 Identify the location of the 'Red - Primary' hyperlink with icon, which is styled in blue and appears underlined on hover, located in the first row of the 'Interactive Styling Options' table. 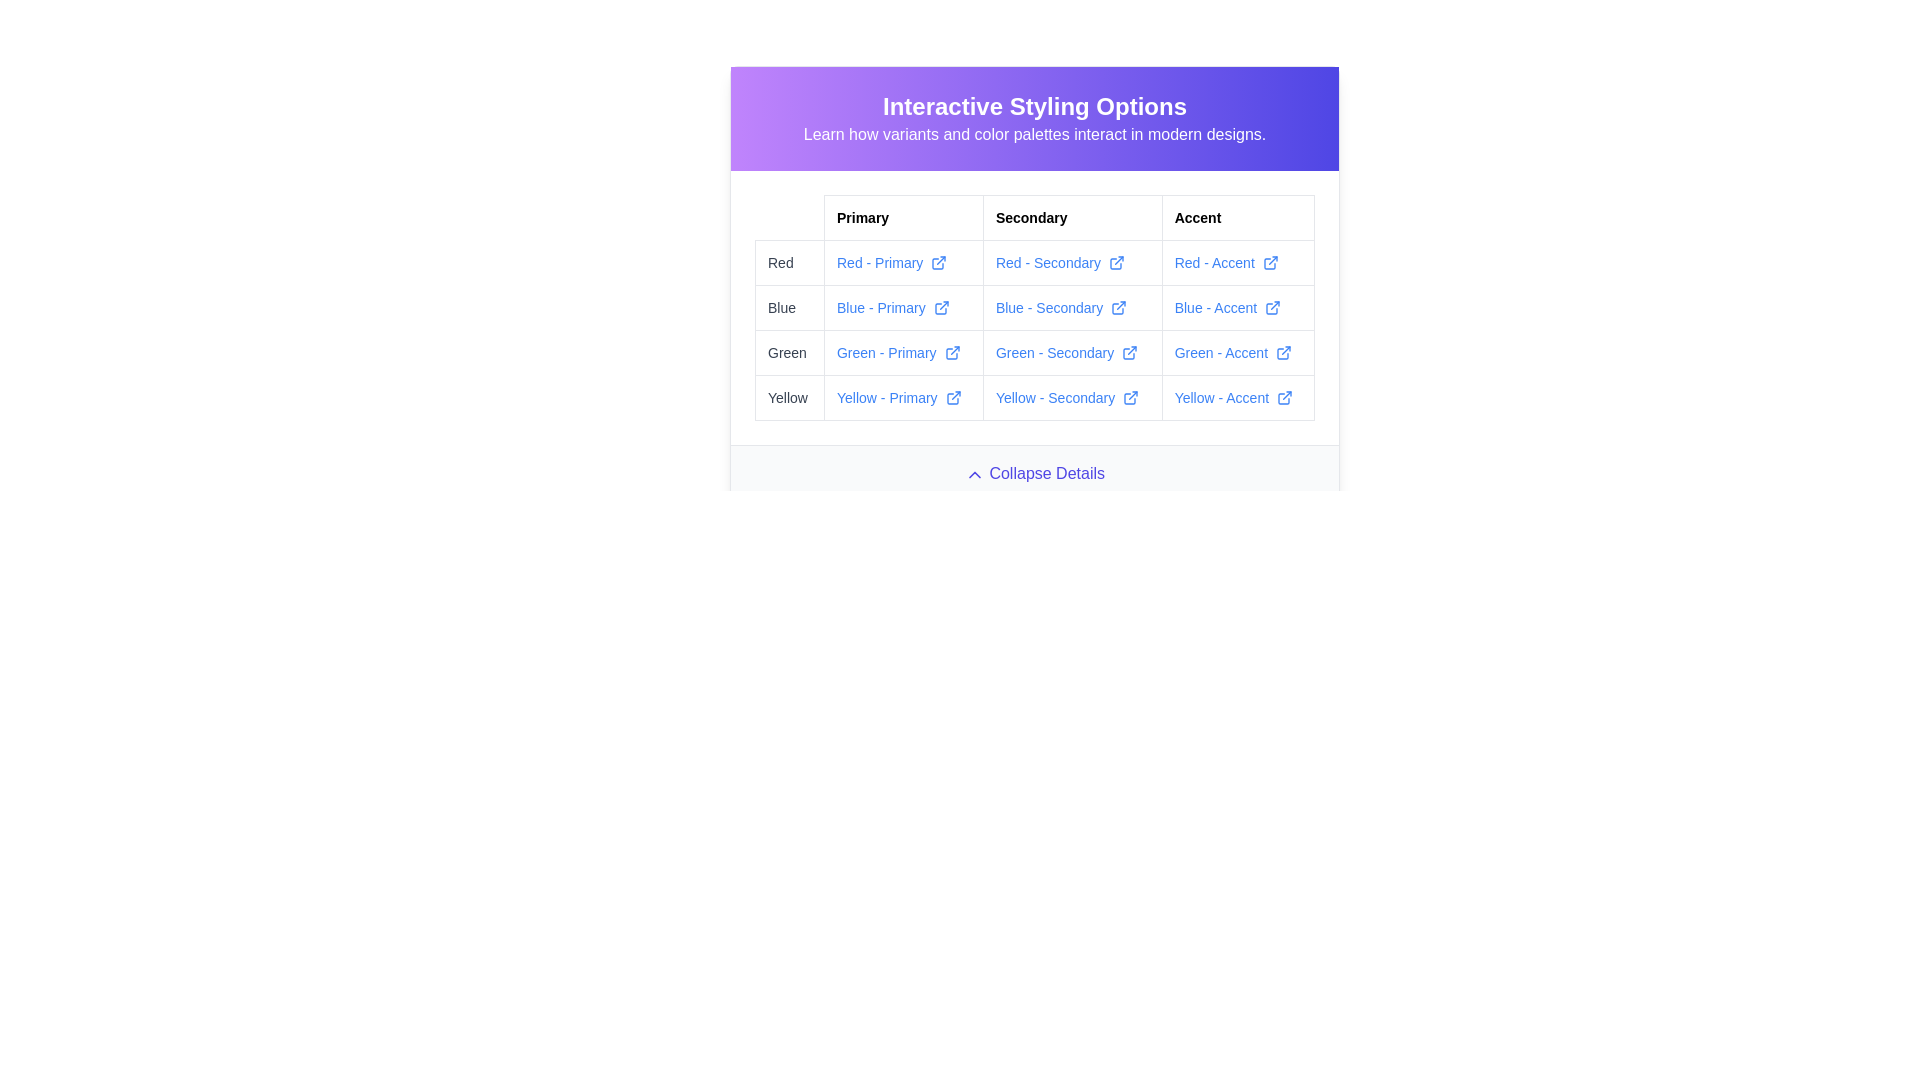
(902, 261).